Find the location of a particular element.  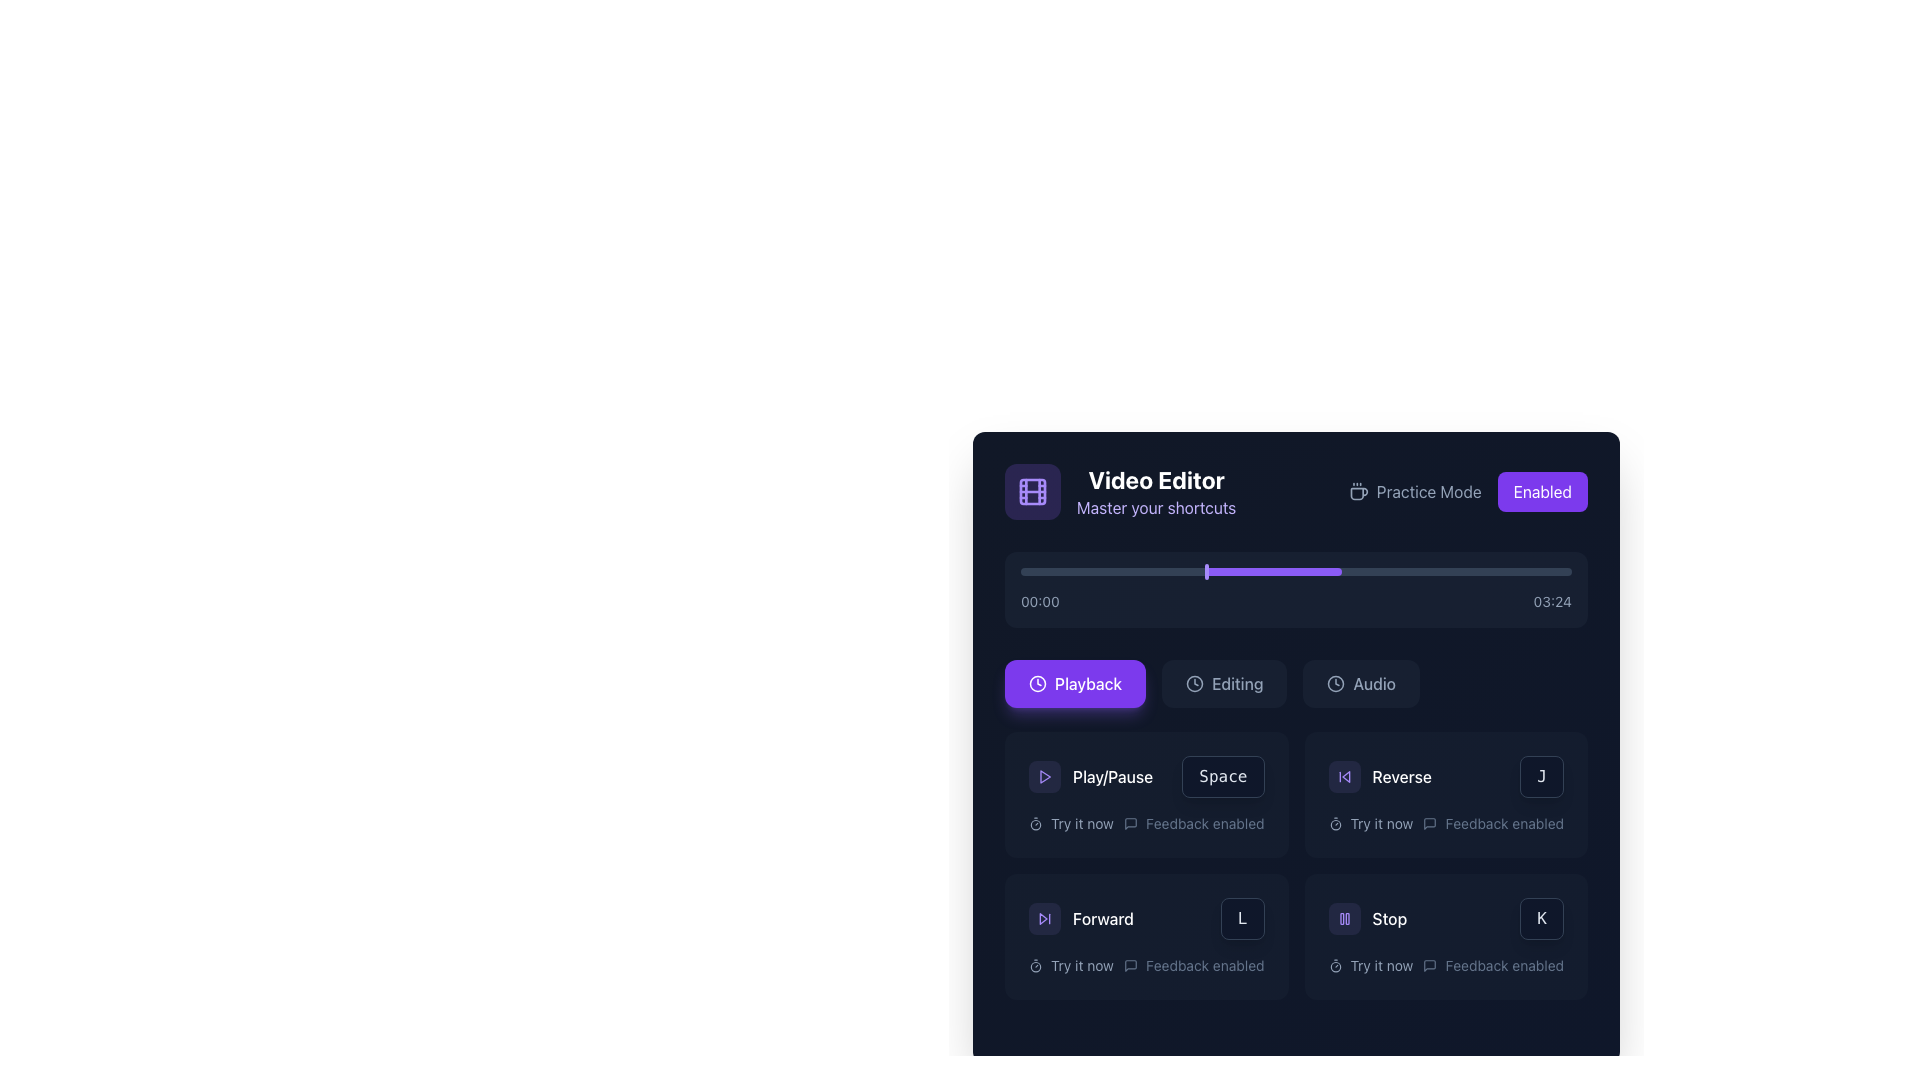

the playback time is located at coordinates (1108, 571).